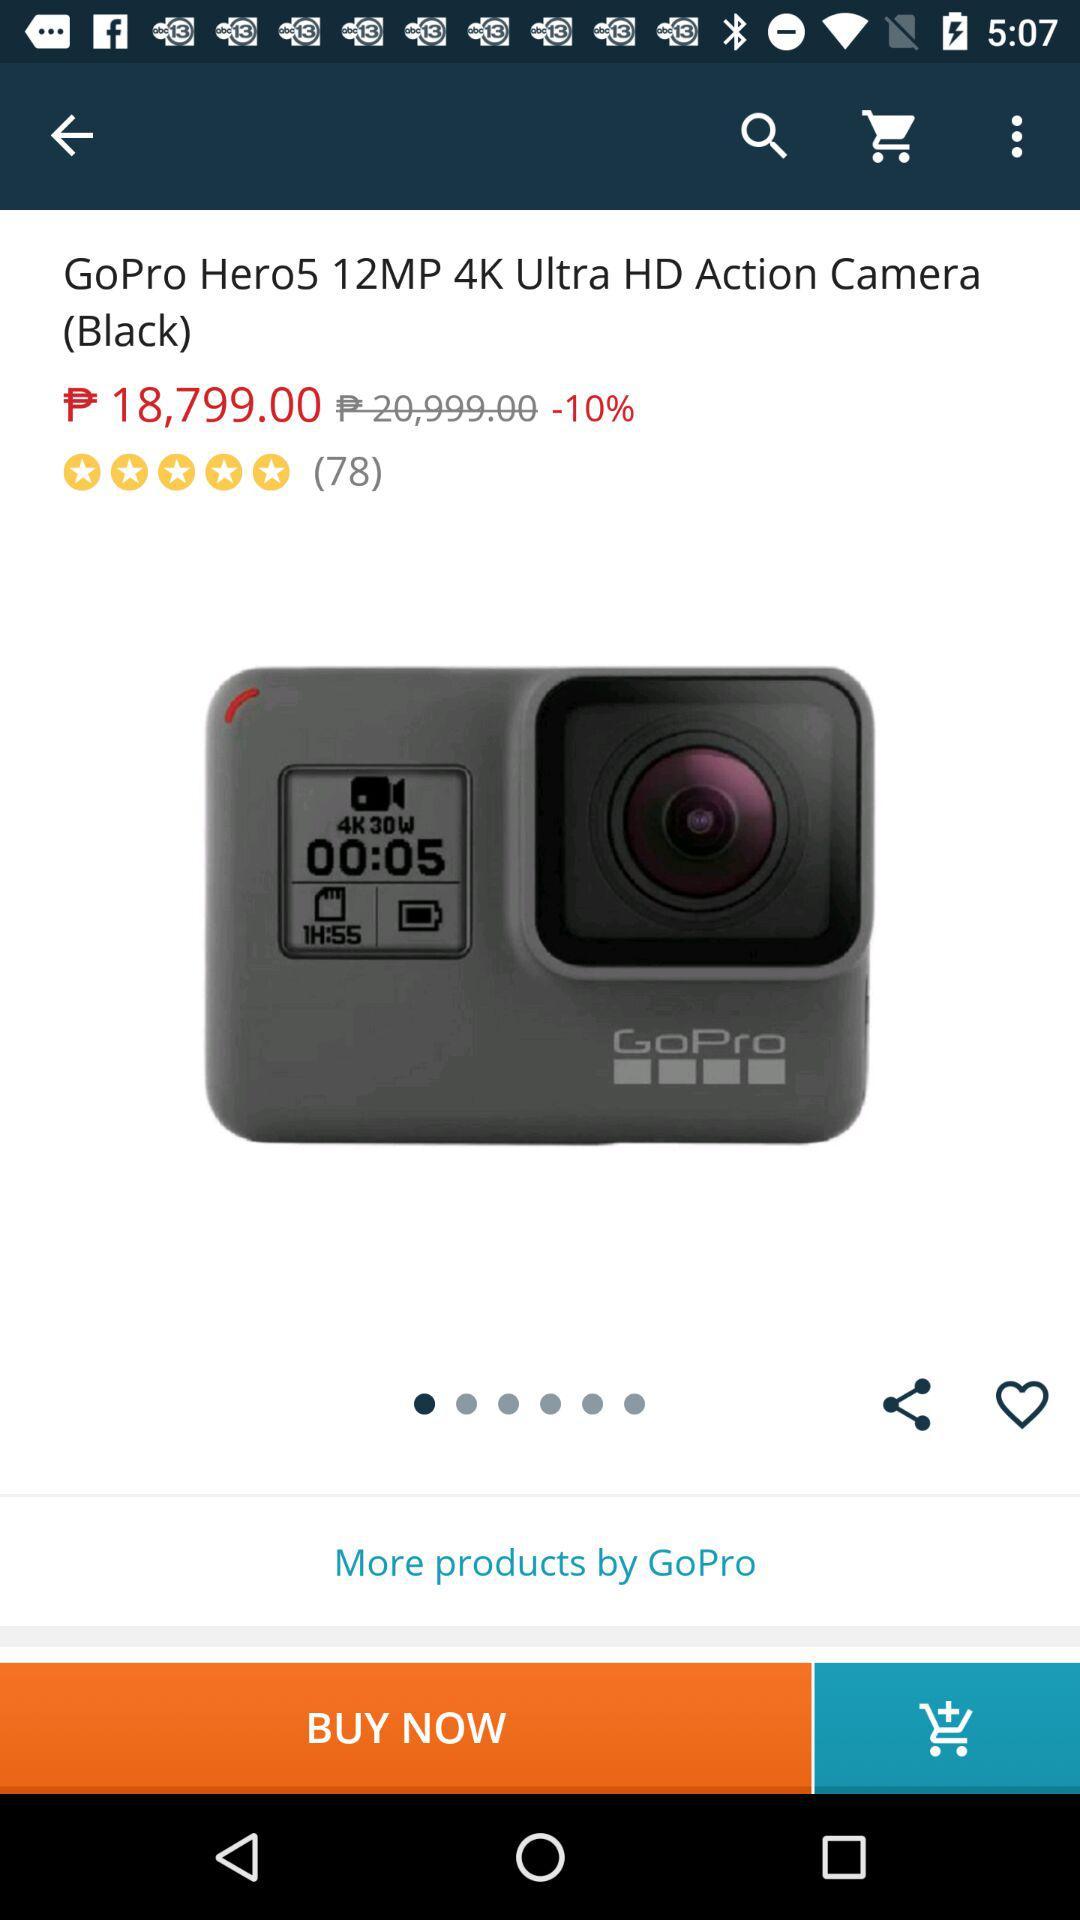  What do you see at coordinates (540, 920) in the screenshot?
I see `open image` at bounding box center [540, 920].